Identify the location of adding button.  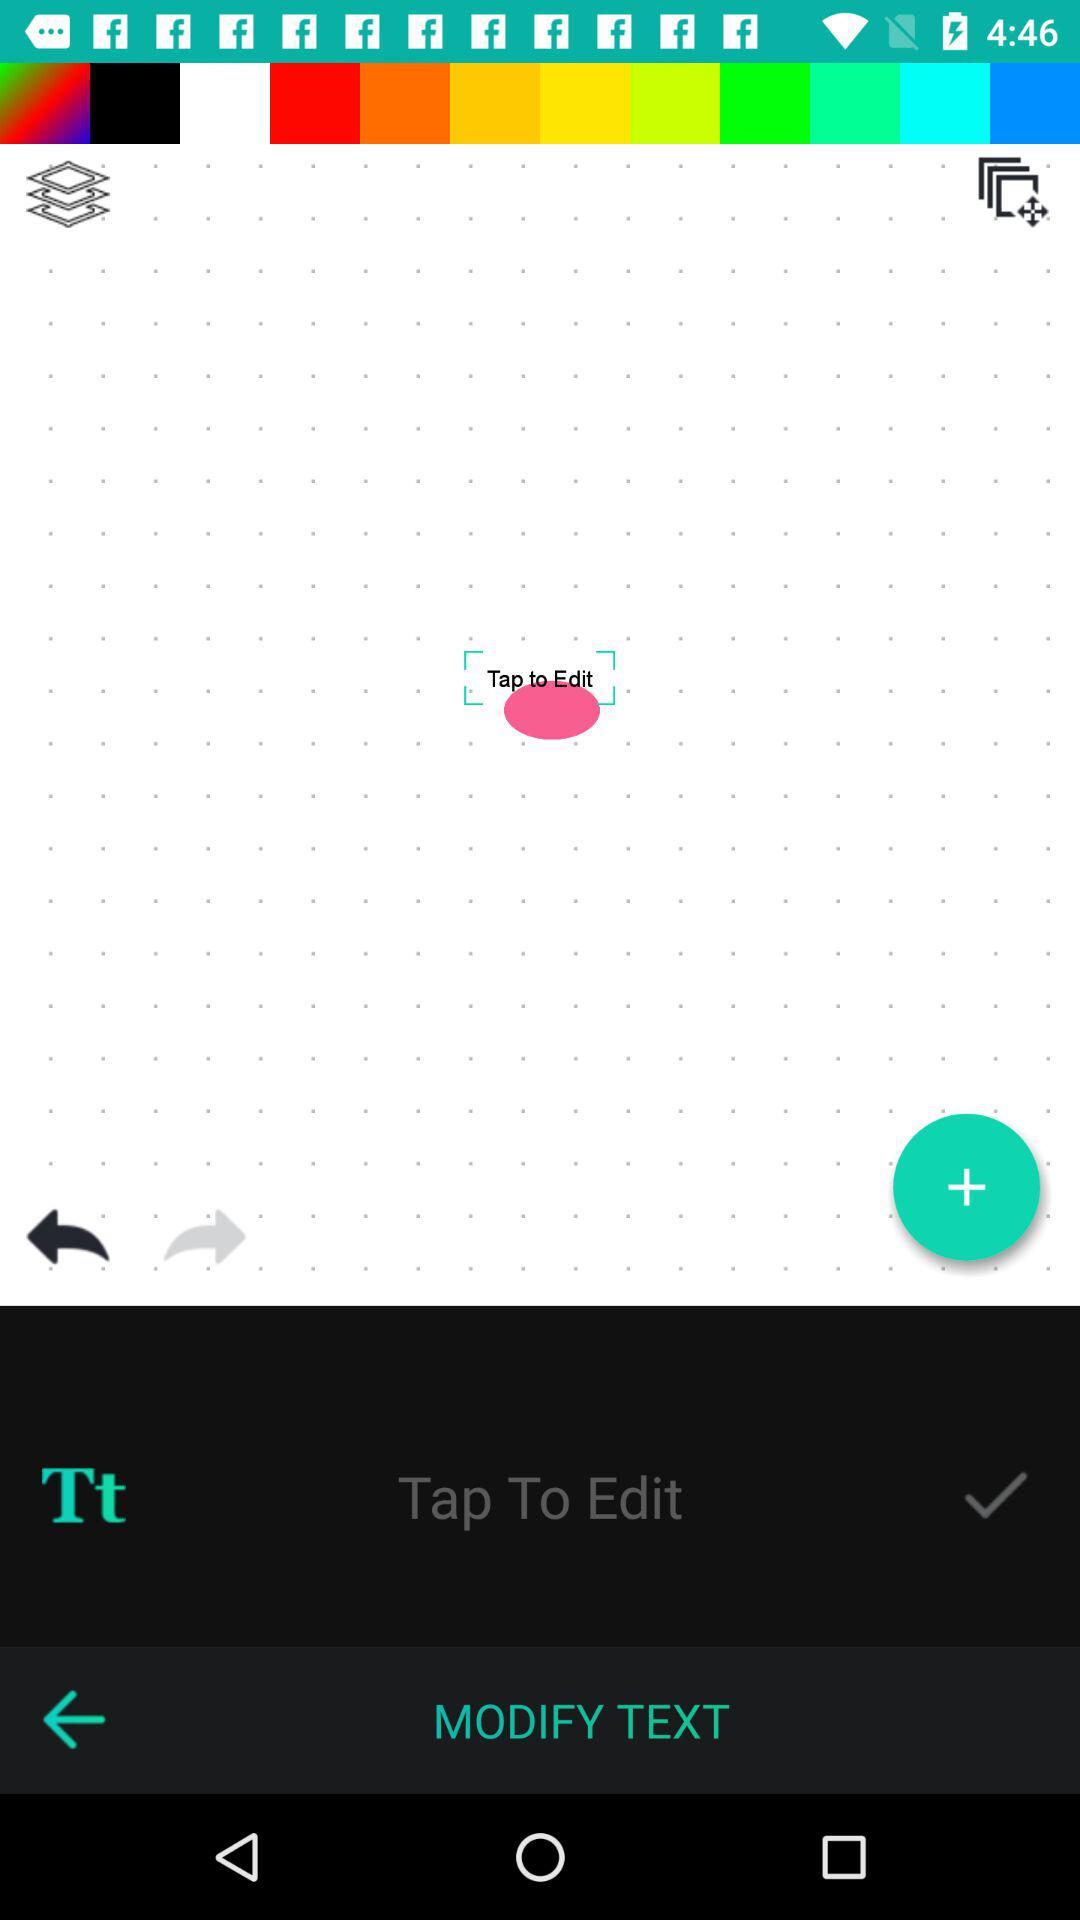
(965, 1187).